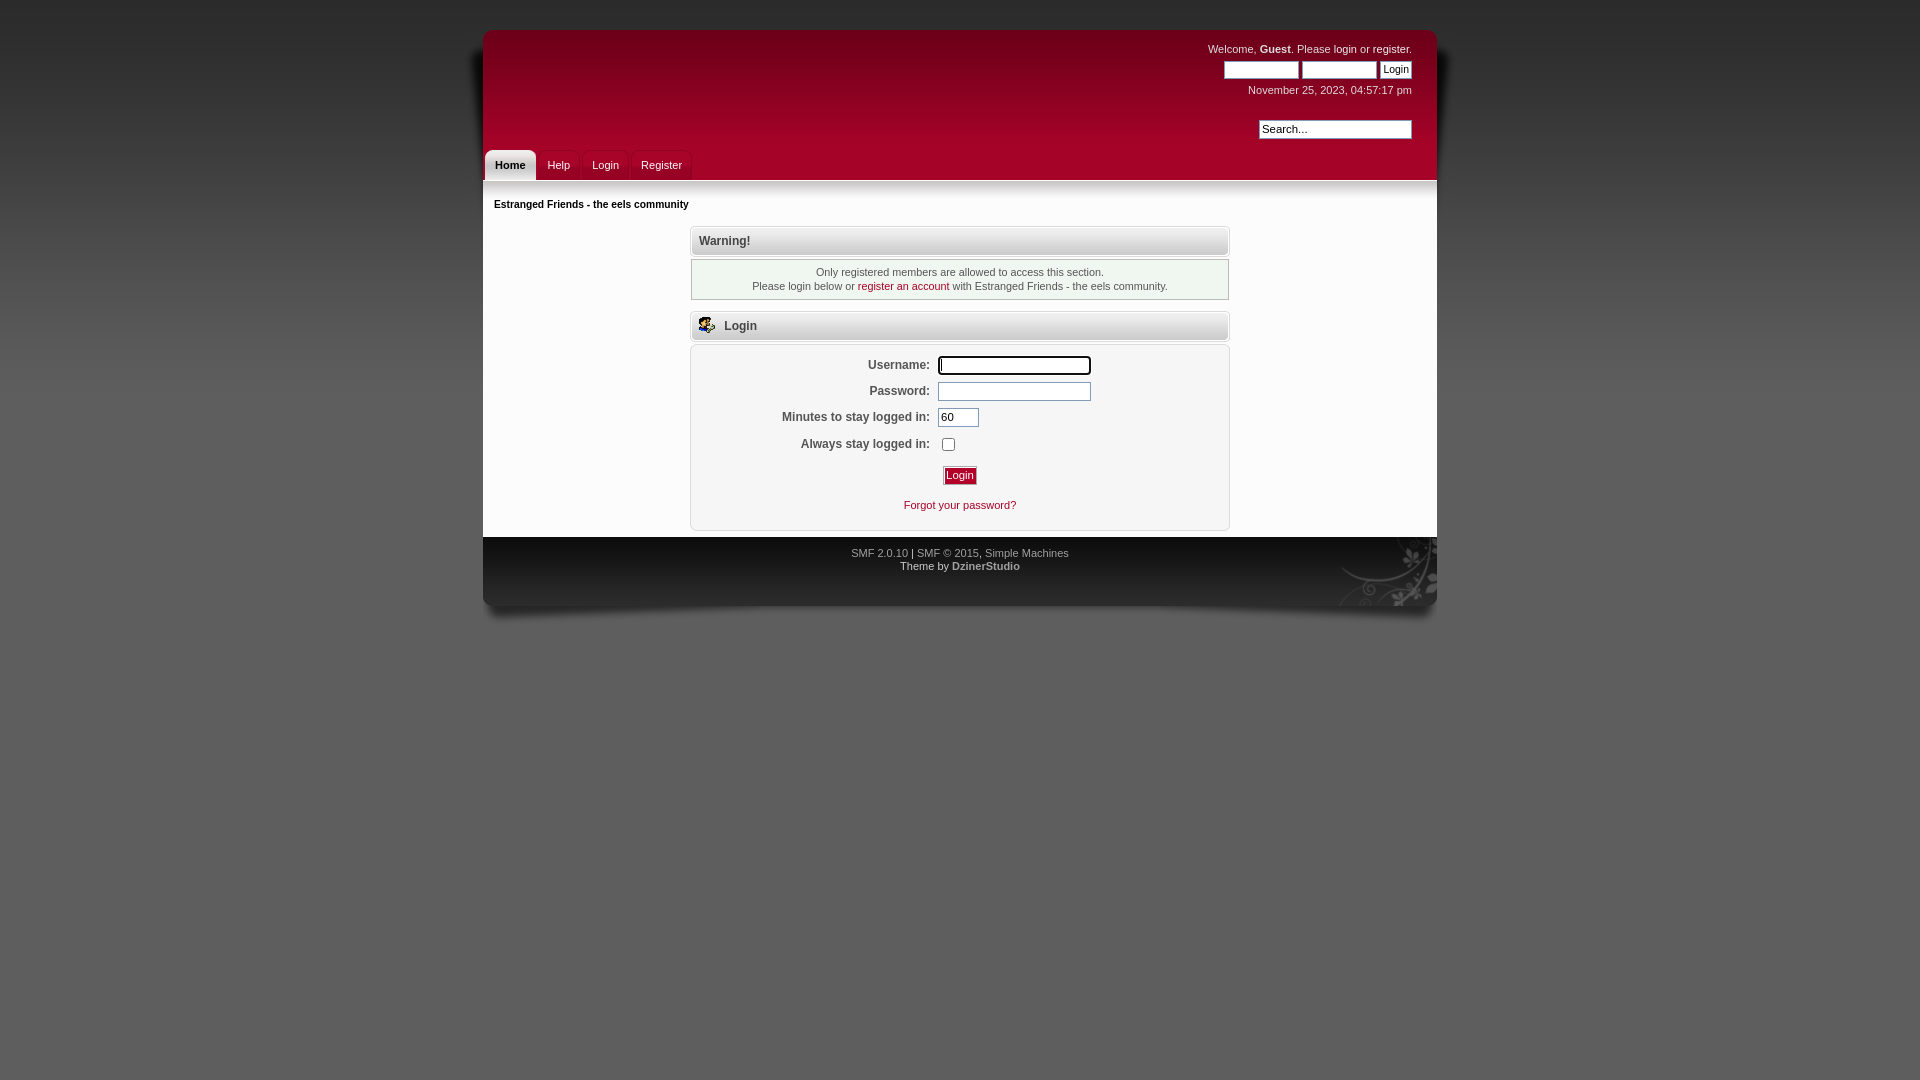  What do you see at coordinates (1371, 48) in the screenshot?
I see `'register'` at bounding box center [1371, 48].